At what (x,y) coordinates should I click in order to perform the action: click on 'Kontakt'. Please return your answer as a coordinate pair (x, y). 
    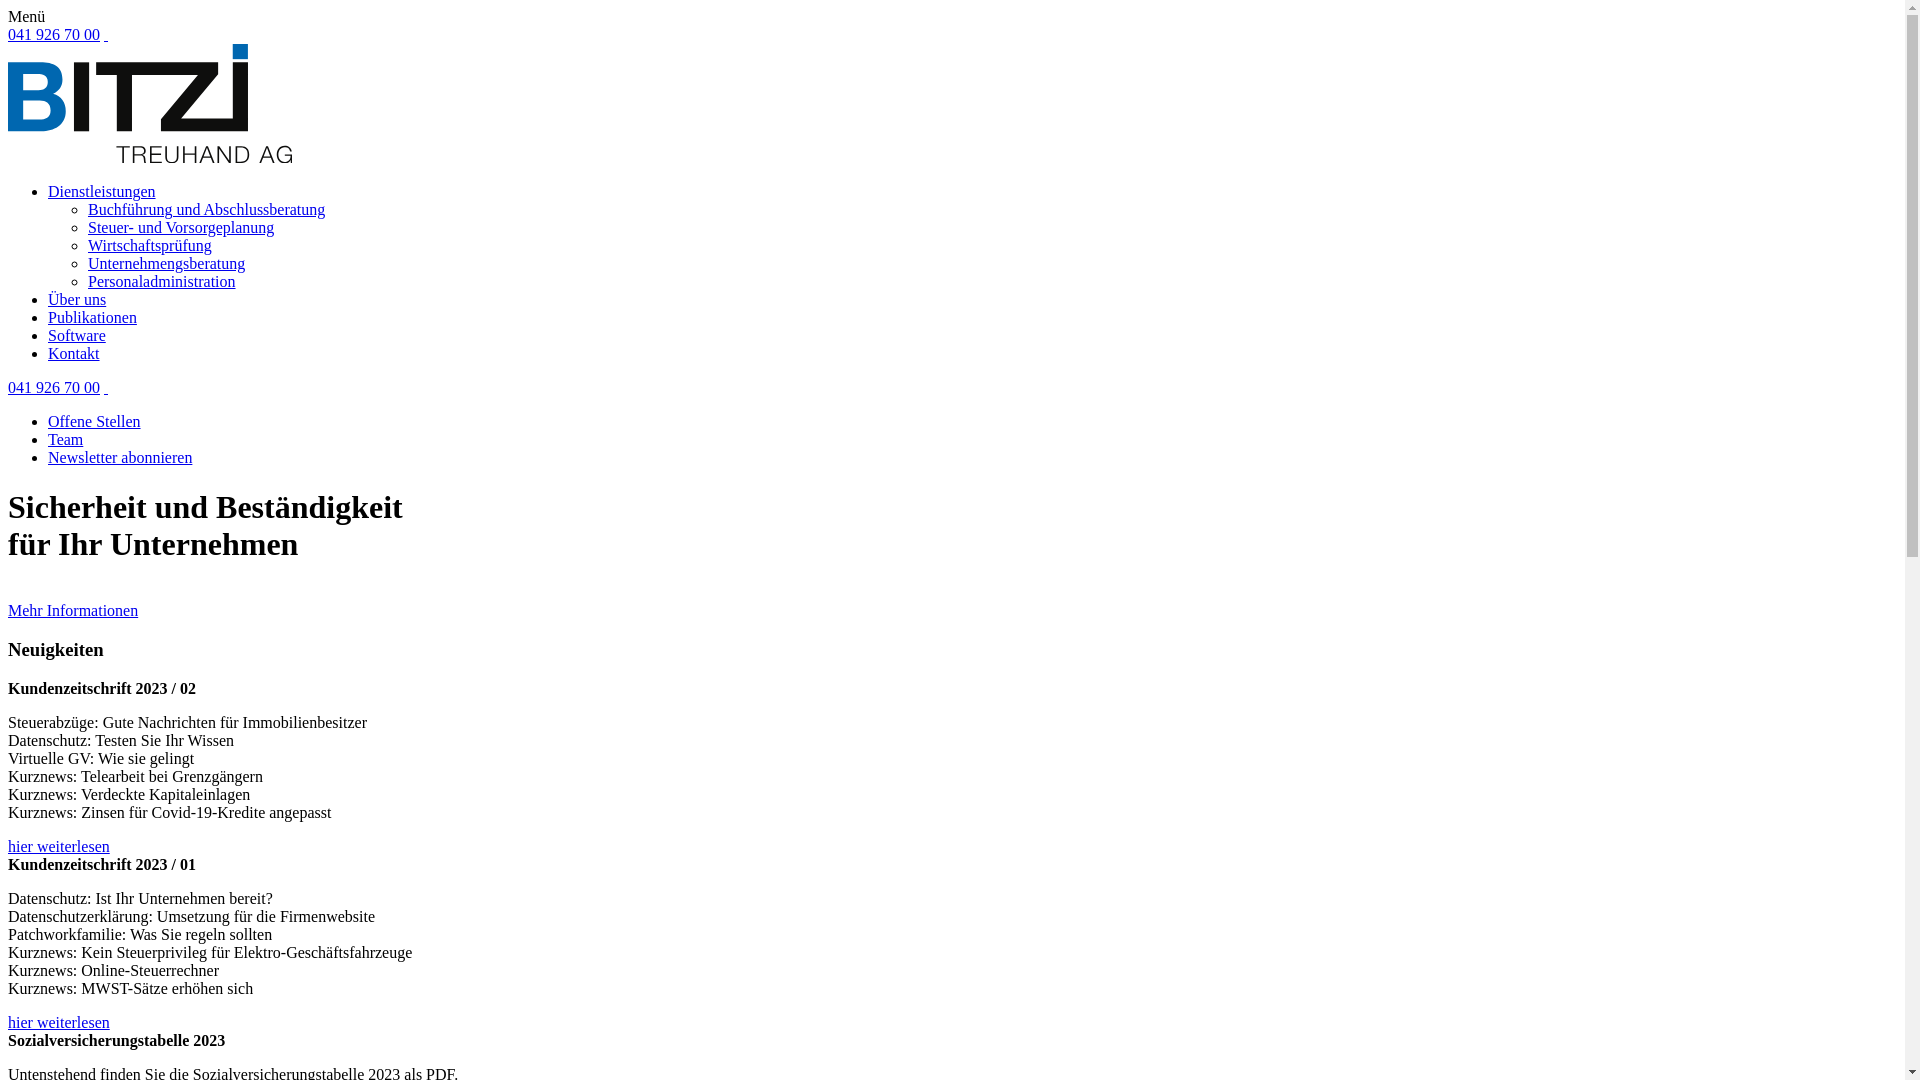
    Looking at the image, I should click on (73, 352).